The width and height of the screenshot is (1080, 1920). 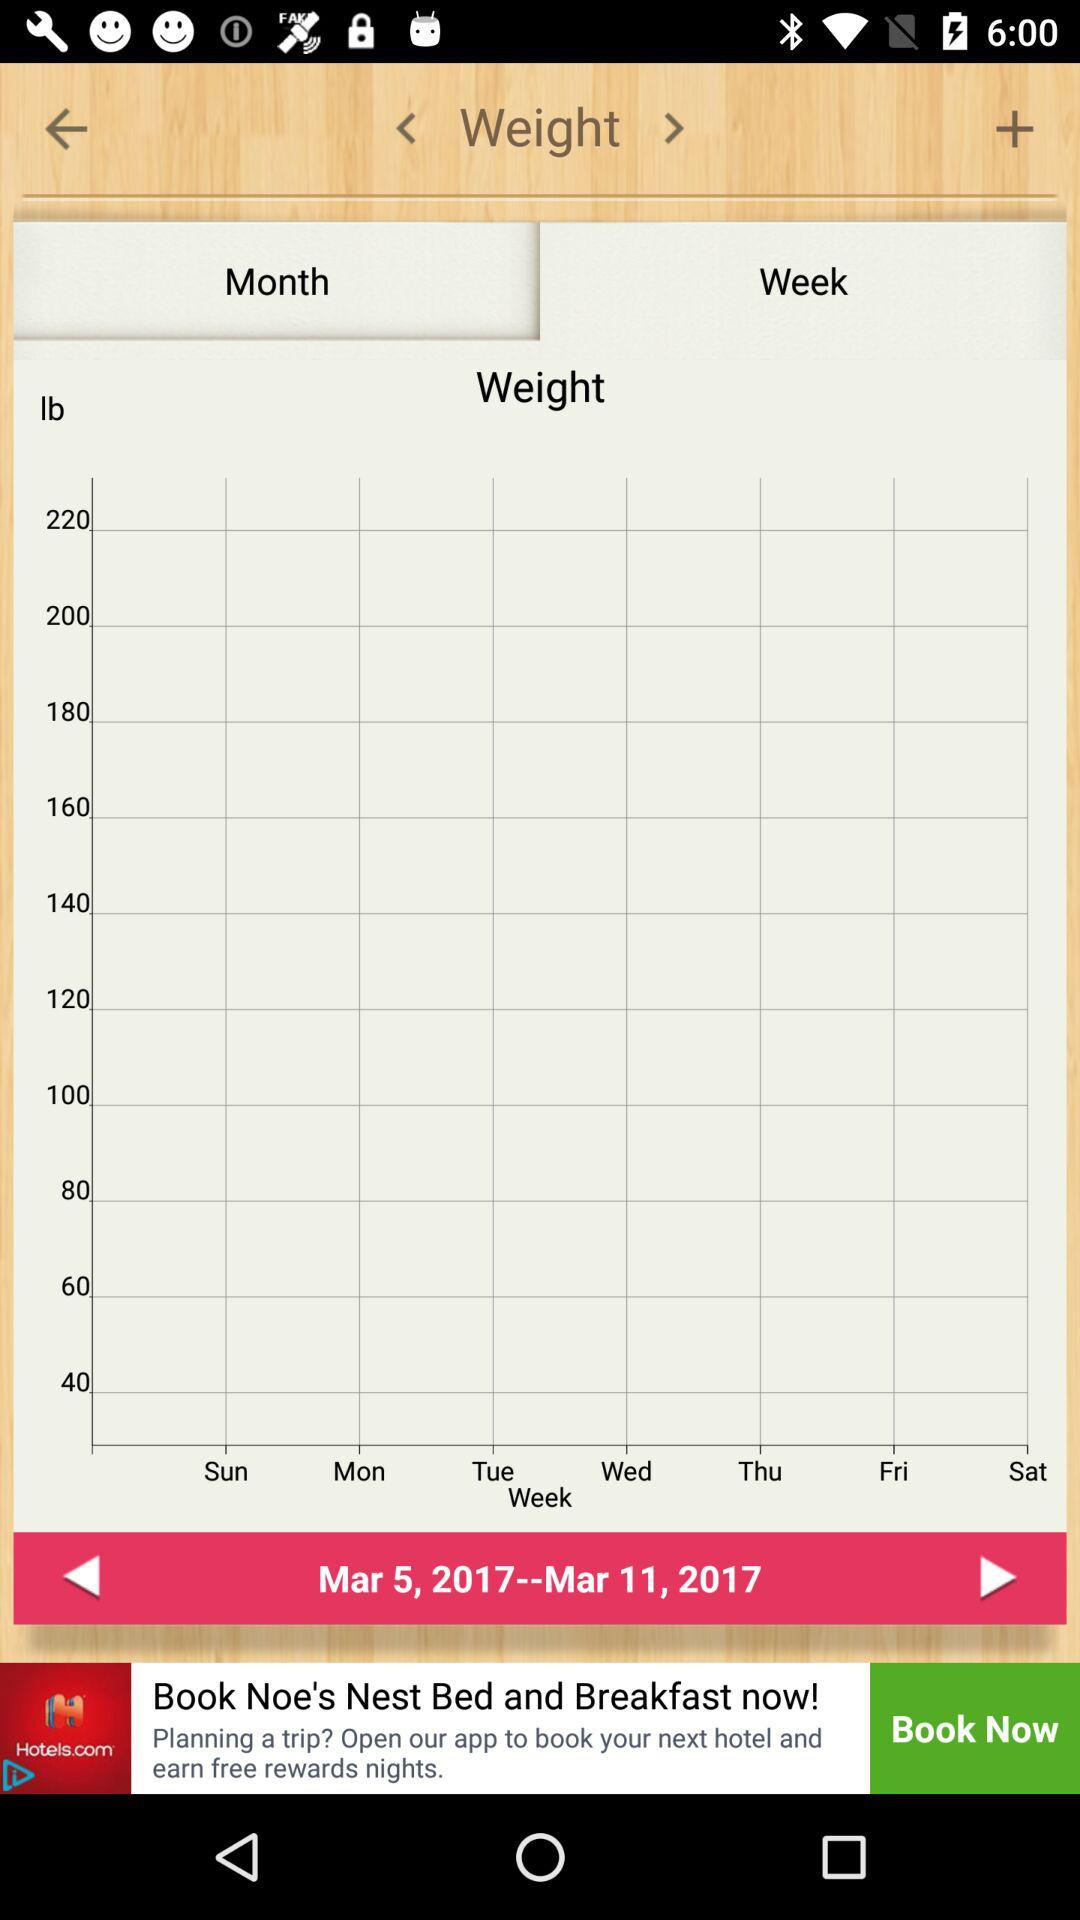 What do you see at coordinates (673, 127) in the screenshot?
I see `the arrow_forward icon` at bounding box center [673, 127].